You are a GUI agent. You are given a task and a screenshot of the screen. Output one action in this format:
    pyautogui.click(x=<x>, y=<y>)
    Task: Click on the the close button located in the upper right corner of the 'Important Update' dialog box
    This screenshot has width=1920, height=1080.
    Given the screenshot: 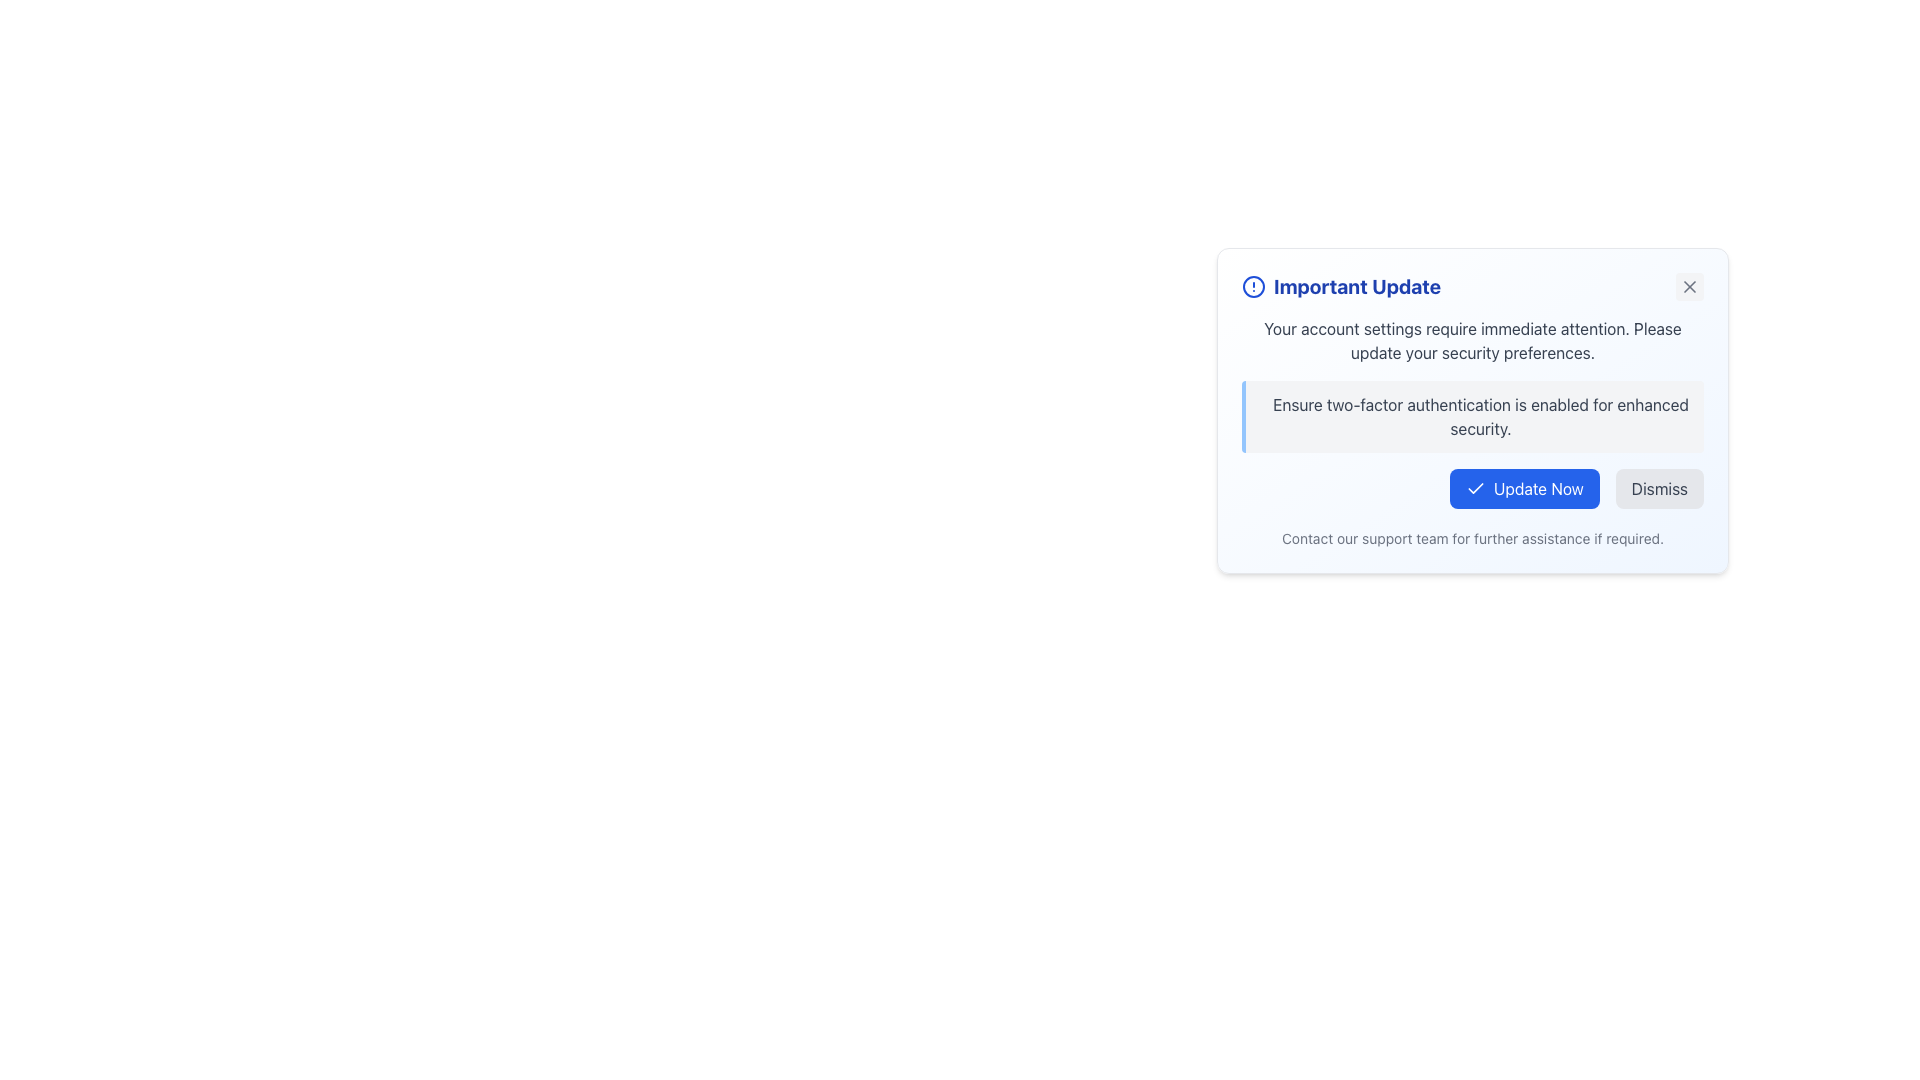 What is the action you would take?
    pyautogui.click(x=1688, y=286)
    